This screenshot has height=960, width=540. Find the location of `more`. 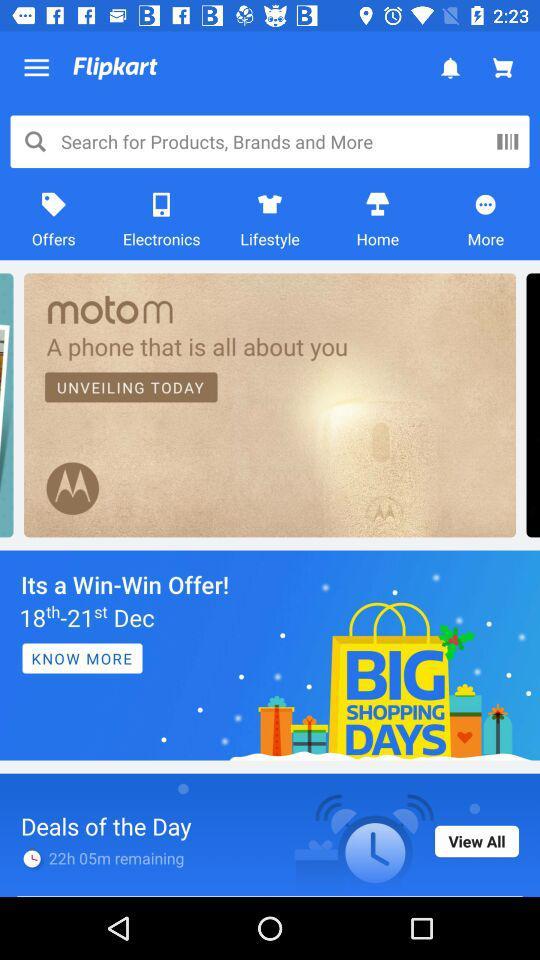

more is located at coordinates (507, 140).